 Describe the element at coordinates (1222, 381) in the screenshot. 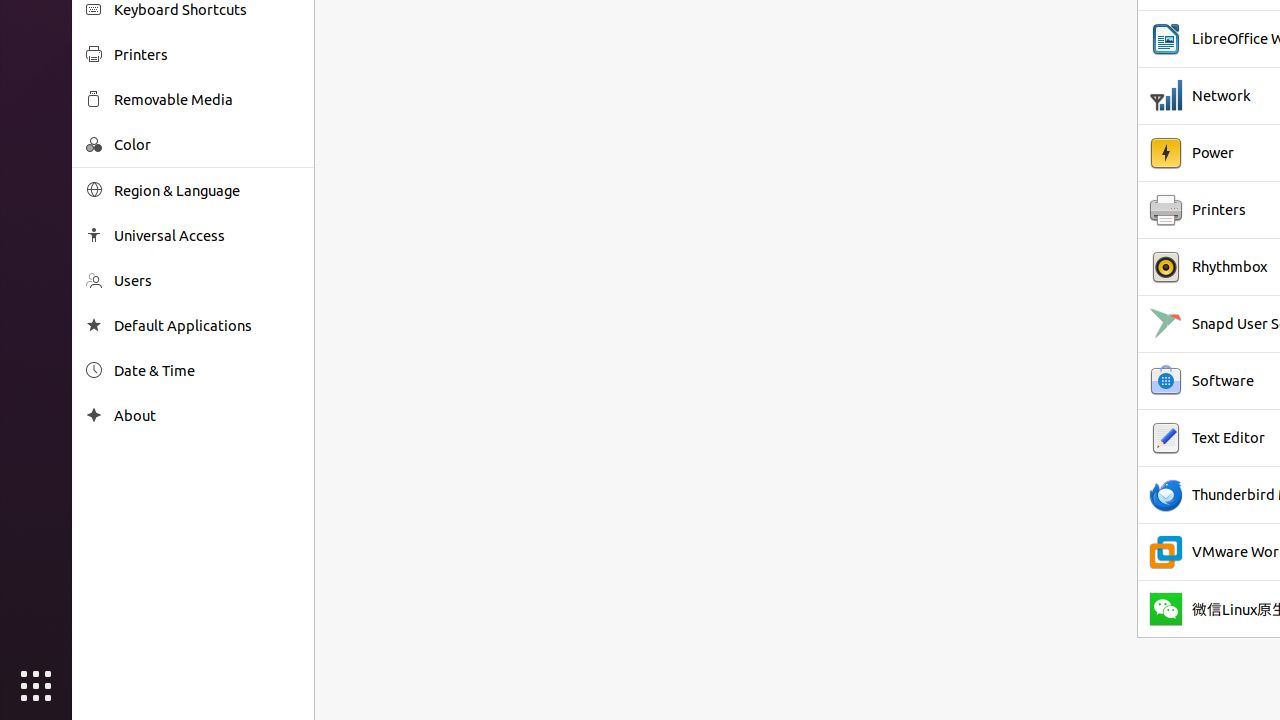

I see `'Software'` at that location.